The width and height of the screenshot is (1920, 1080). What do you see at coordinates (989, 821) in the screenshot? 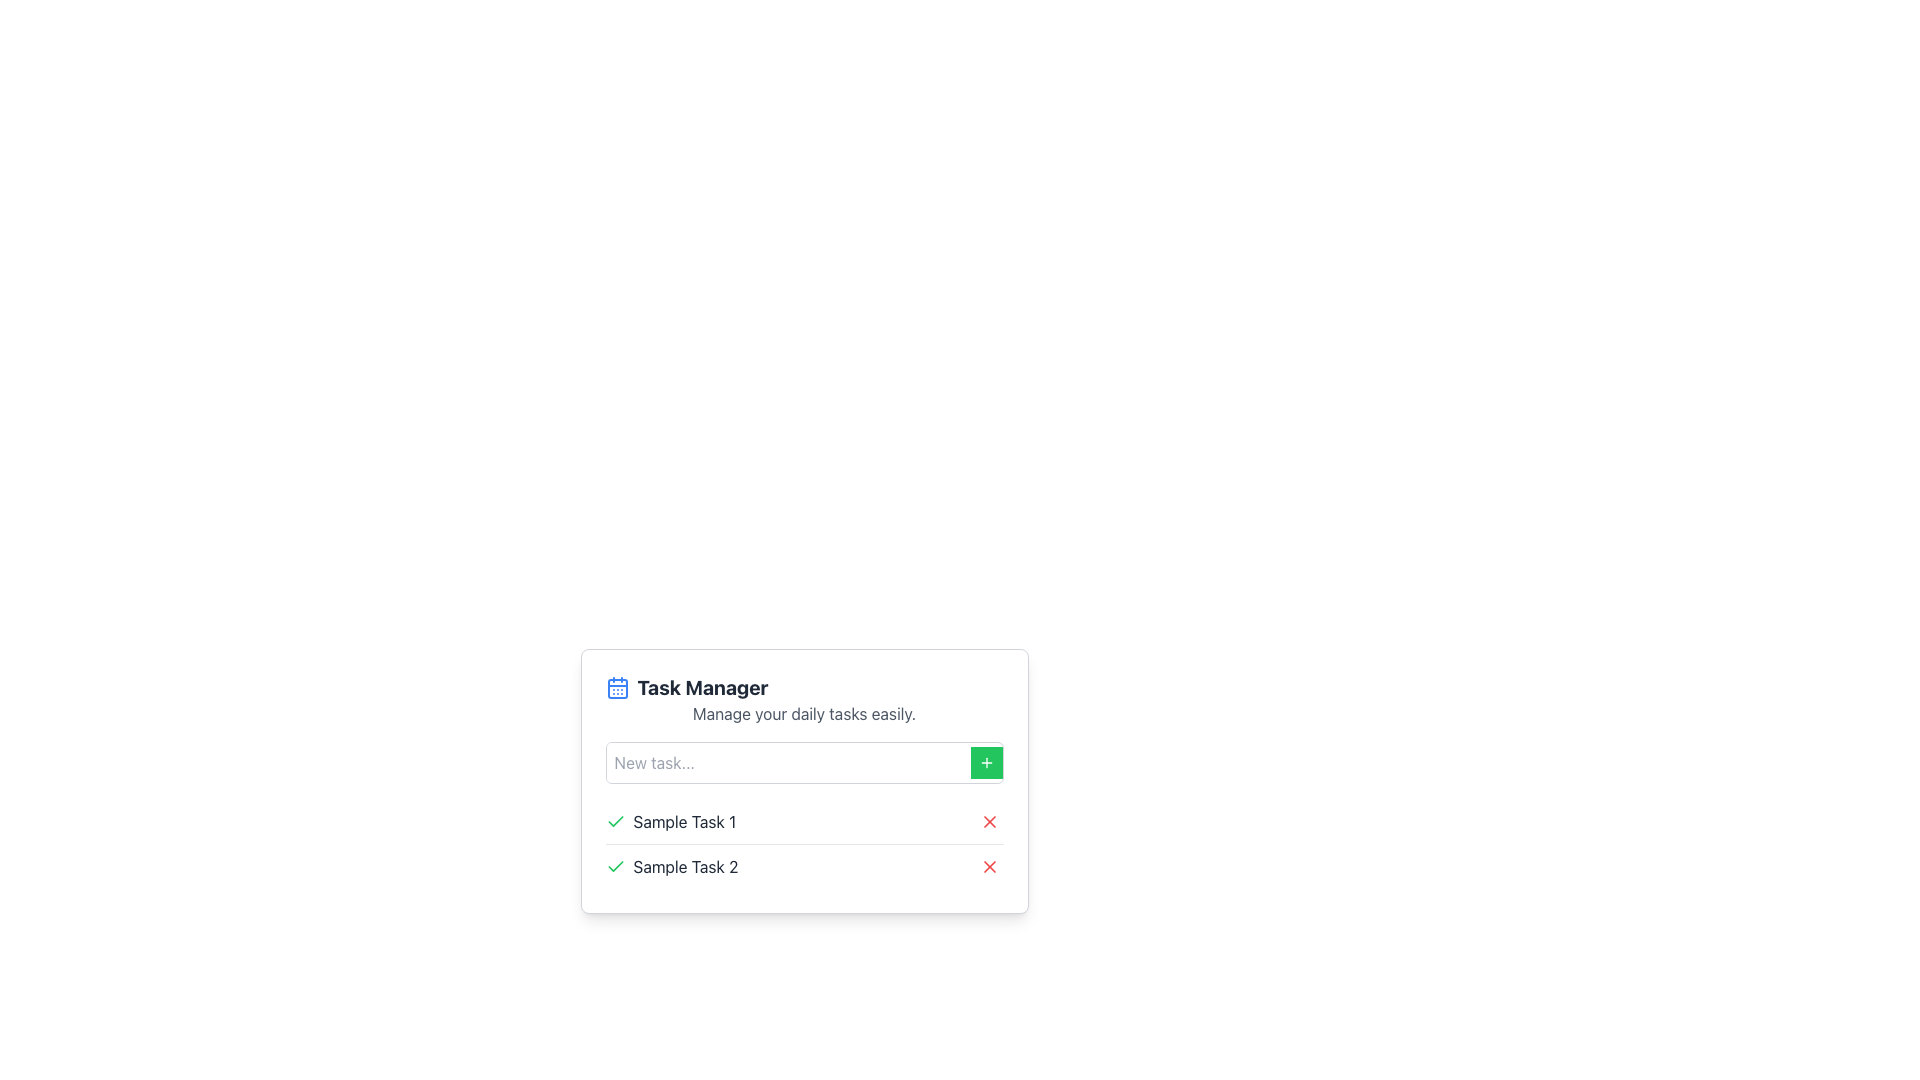
I see `the delete icon next to the task labeled 'Sample Task 1'` at bounding box center [989, 821].